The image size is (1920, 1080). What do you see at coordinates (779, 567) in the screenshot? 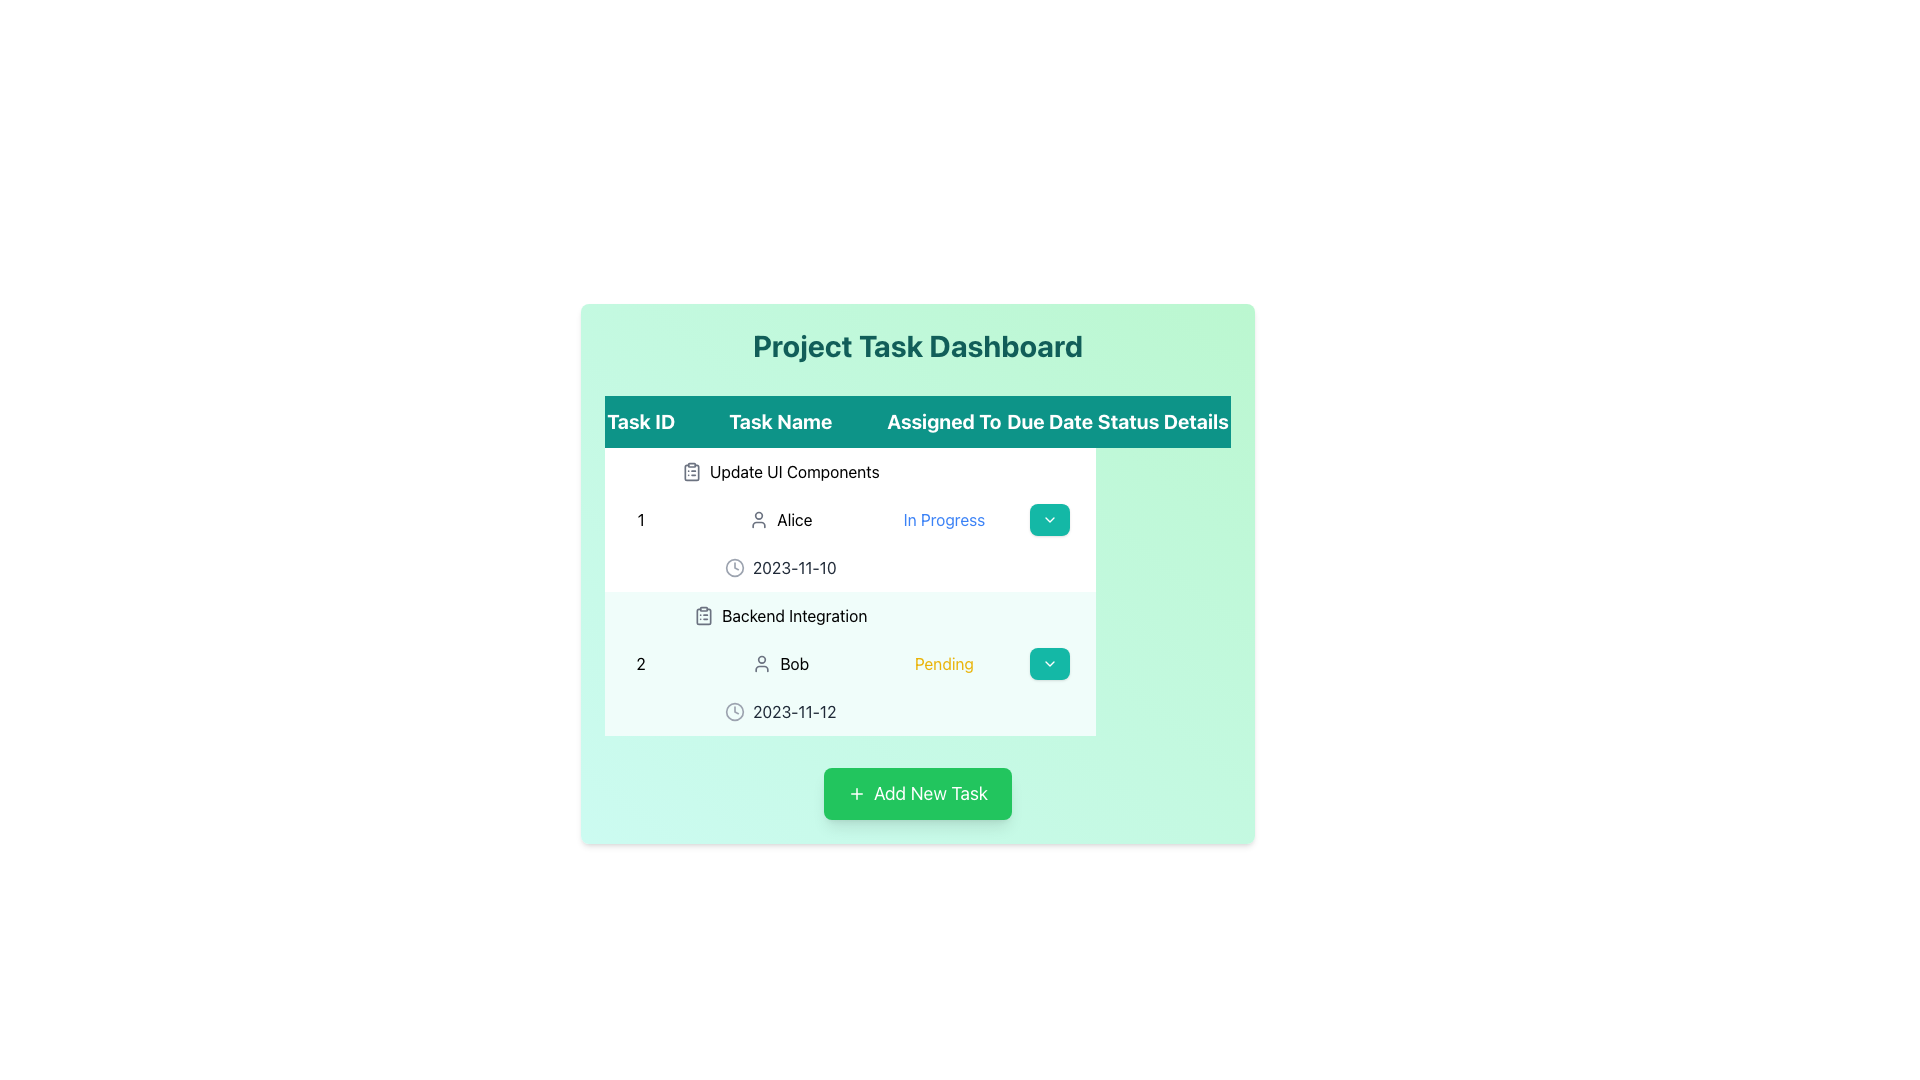
I see `the static text element indicating the due date for the task 'Update UI Components' in the 'Project Task Dashboard' table, located in the fourth column of the first data row` at bounding box center [779, 567].